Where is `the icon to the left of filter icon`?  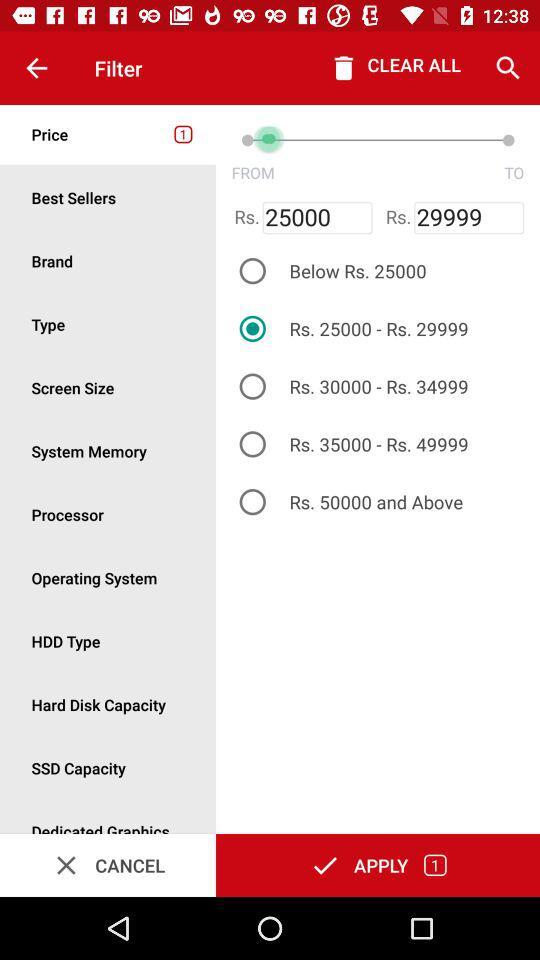 the icon to the left of filter icon is located at coordinates (36, 68).